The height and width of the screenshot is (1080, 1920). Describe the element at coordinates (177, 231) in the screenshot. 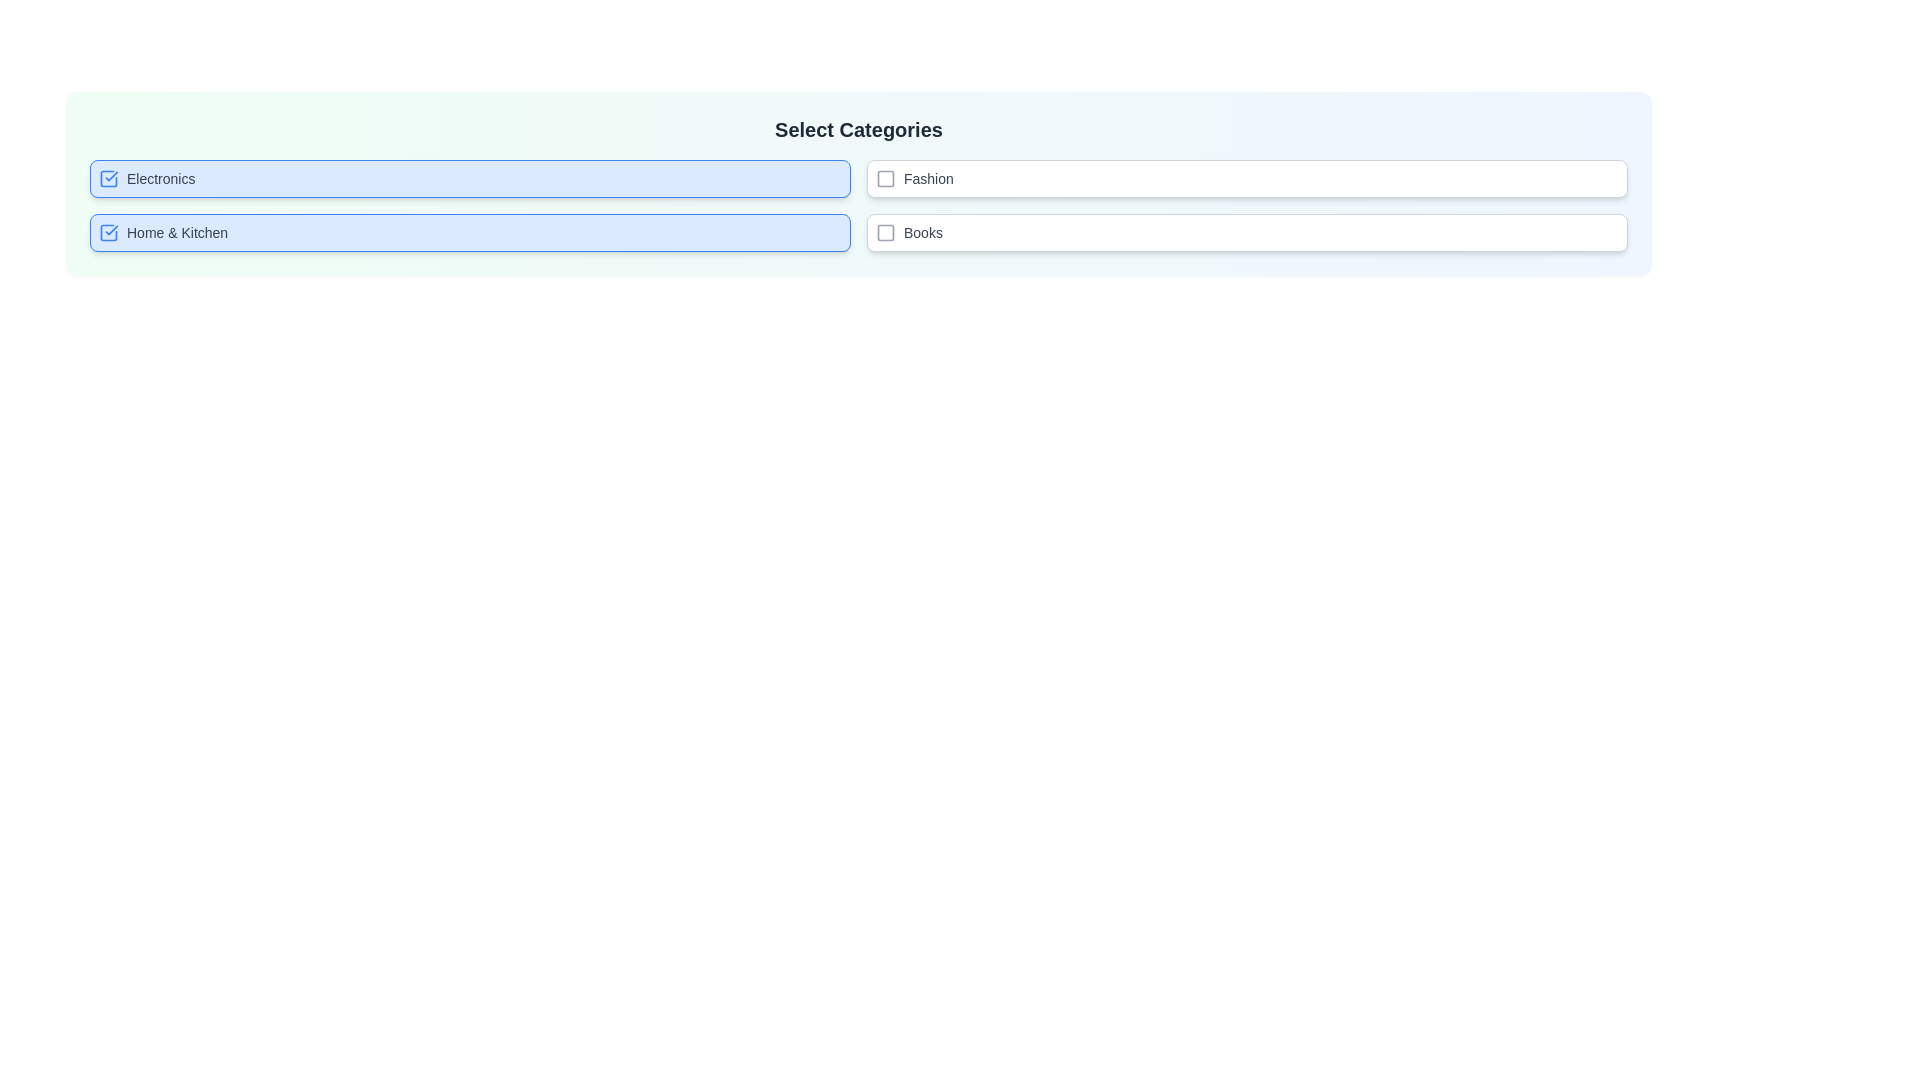

I see `the text label displaying 'Home & Kitchen', which is located on the left-hand side in the second row of options beneath 'Electronics'` at that location.